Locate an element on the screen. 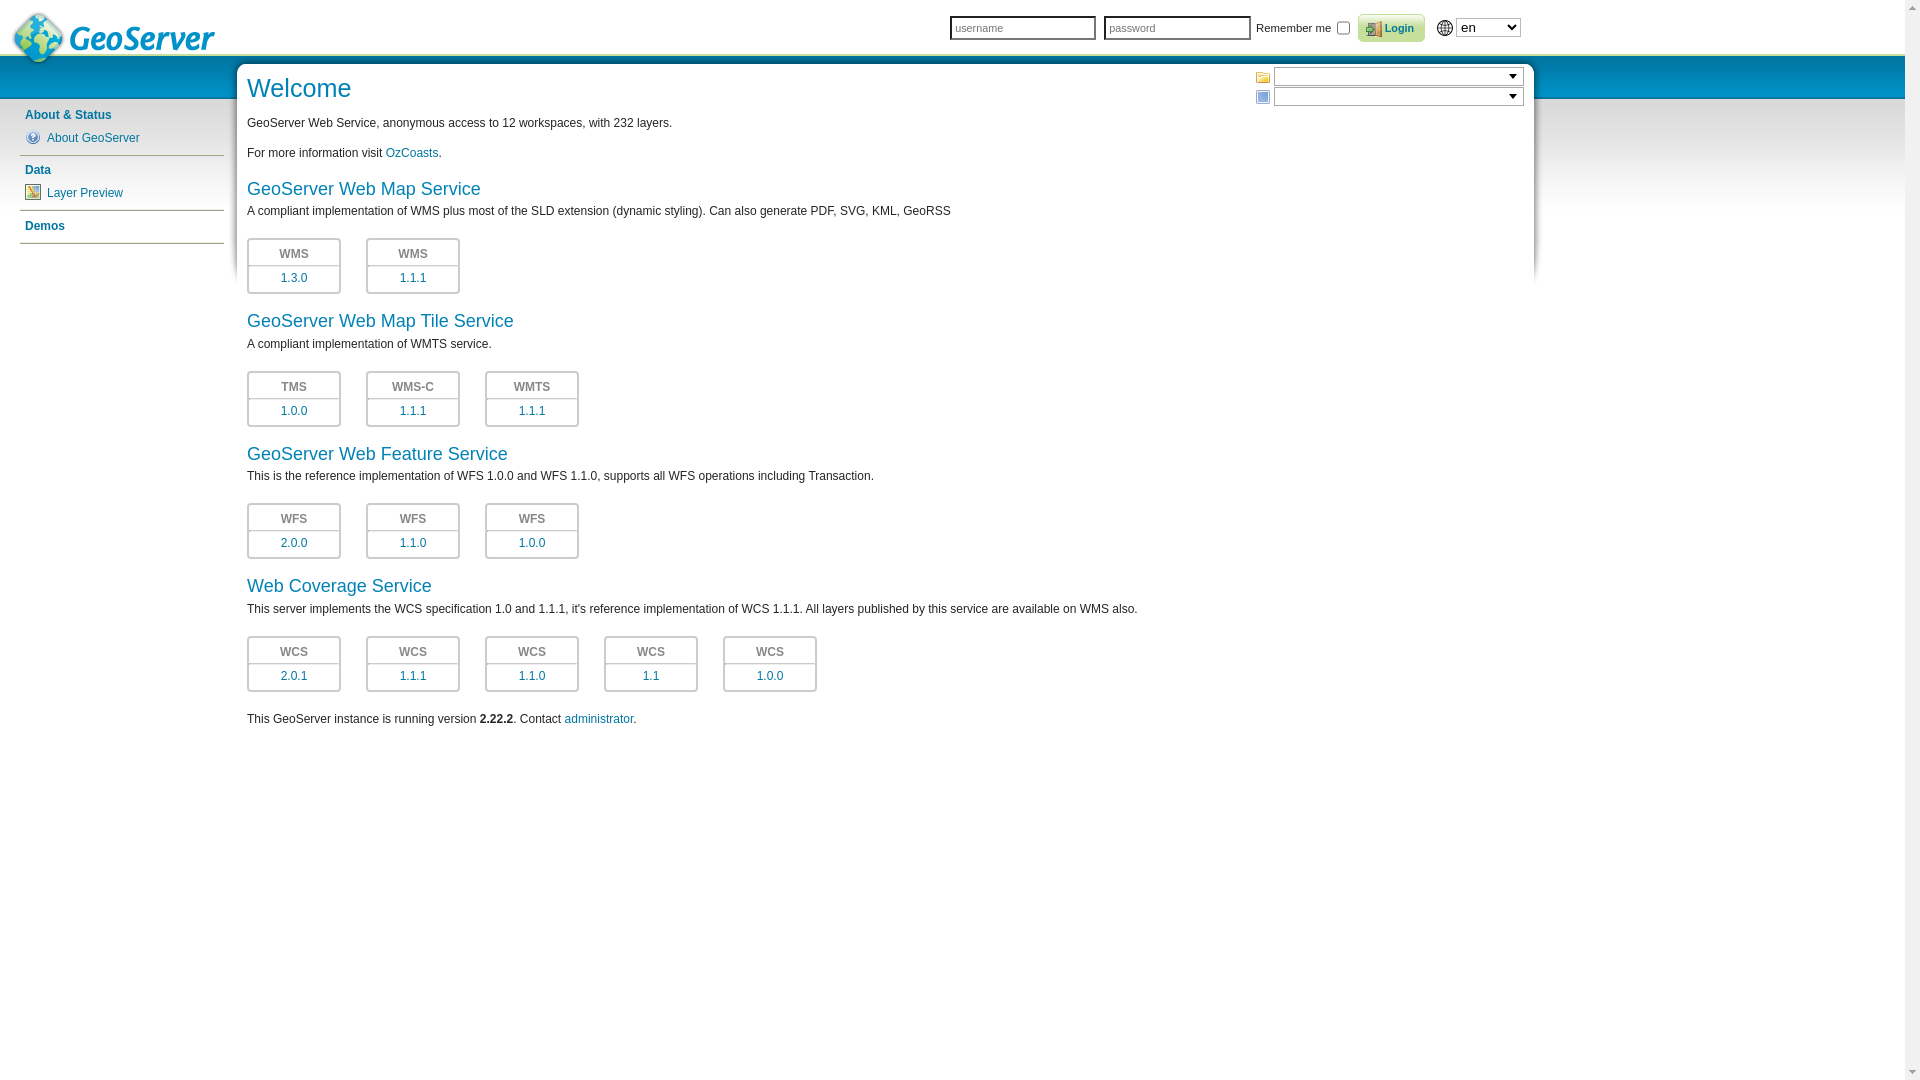 Image resolution: width=1920 pixels, height=1080 pixels. 'WFS is located at coordinates (411, 530).